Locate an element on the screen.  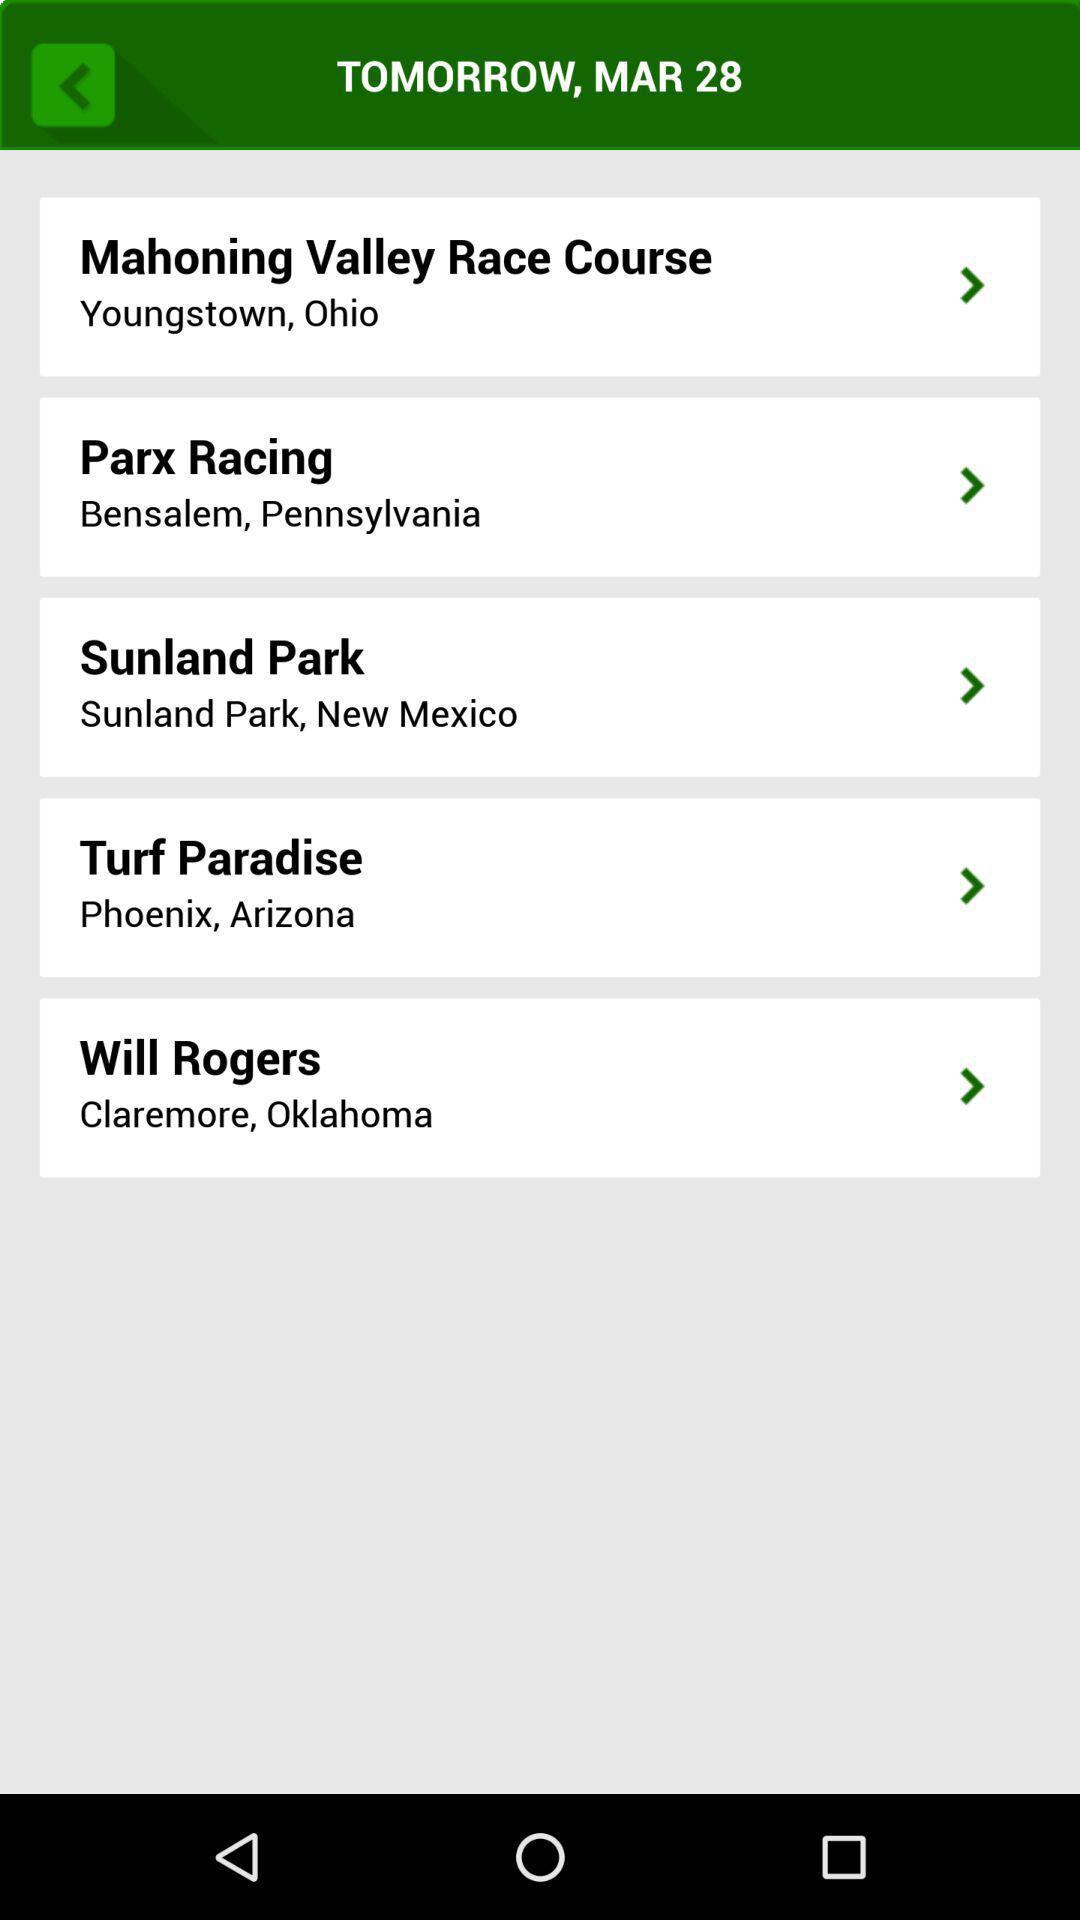
item at the bottom is located at coordinates (540, 1509).